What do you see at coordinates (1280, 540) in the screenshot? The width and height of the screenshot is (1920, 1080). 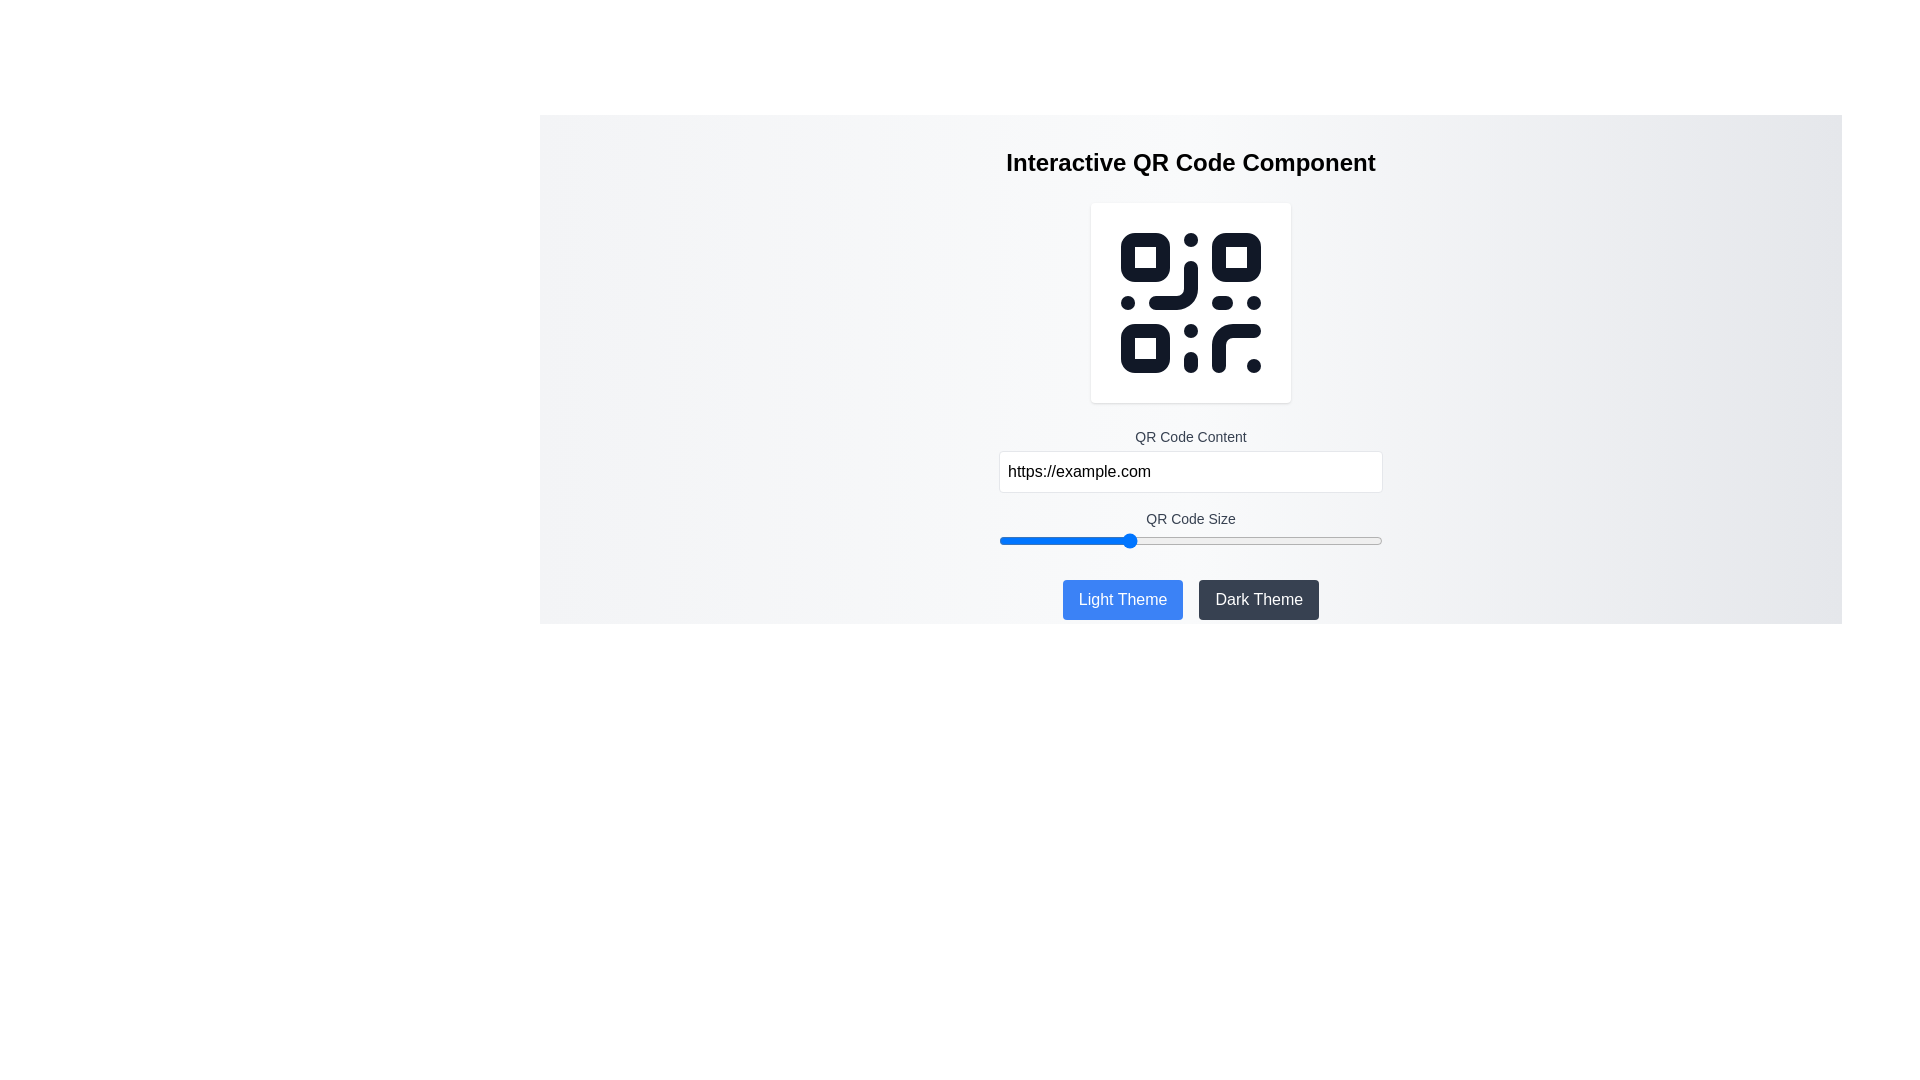 I see `the QR Code size` at bounding box center [1280, 540].